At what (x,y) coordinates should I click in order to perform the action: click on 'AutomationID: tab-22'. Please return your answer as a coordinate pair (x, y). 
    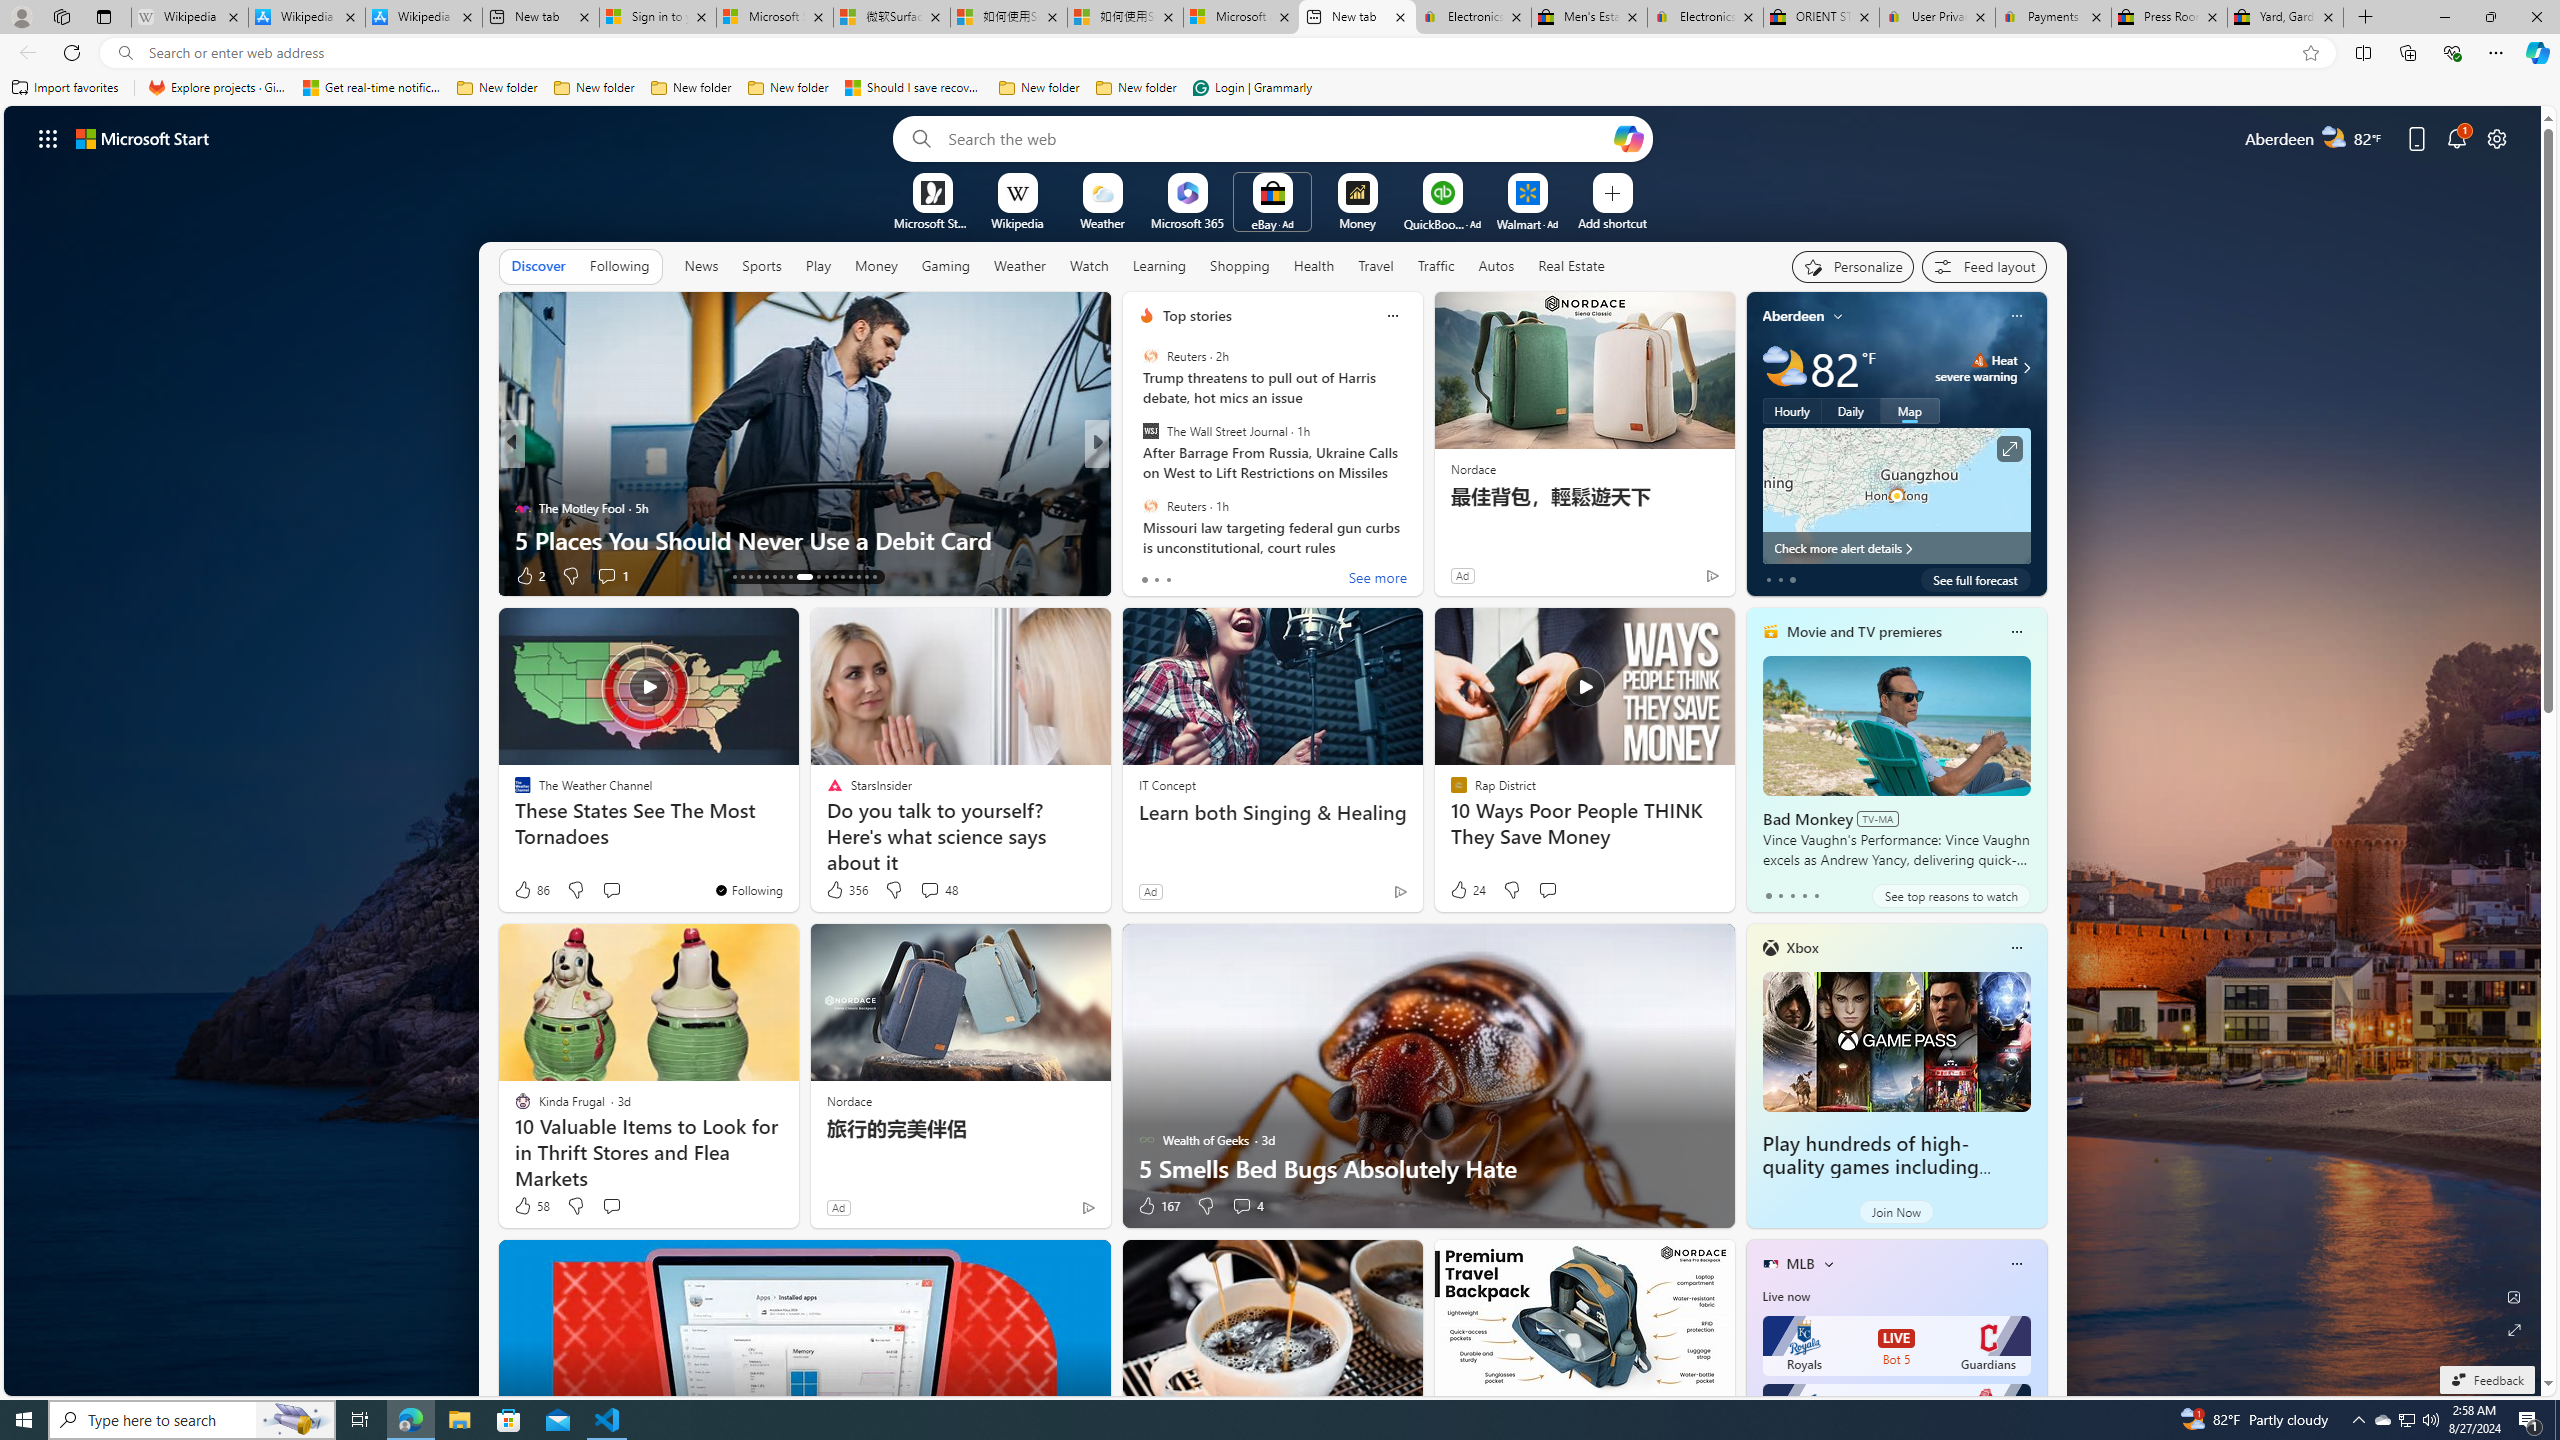
    Looking at the image, I should click on (811, 577).